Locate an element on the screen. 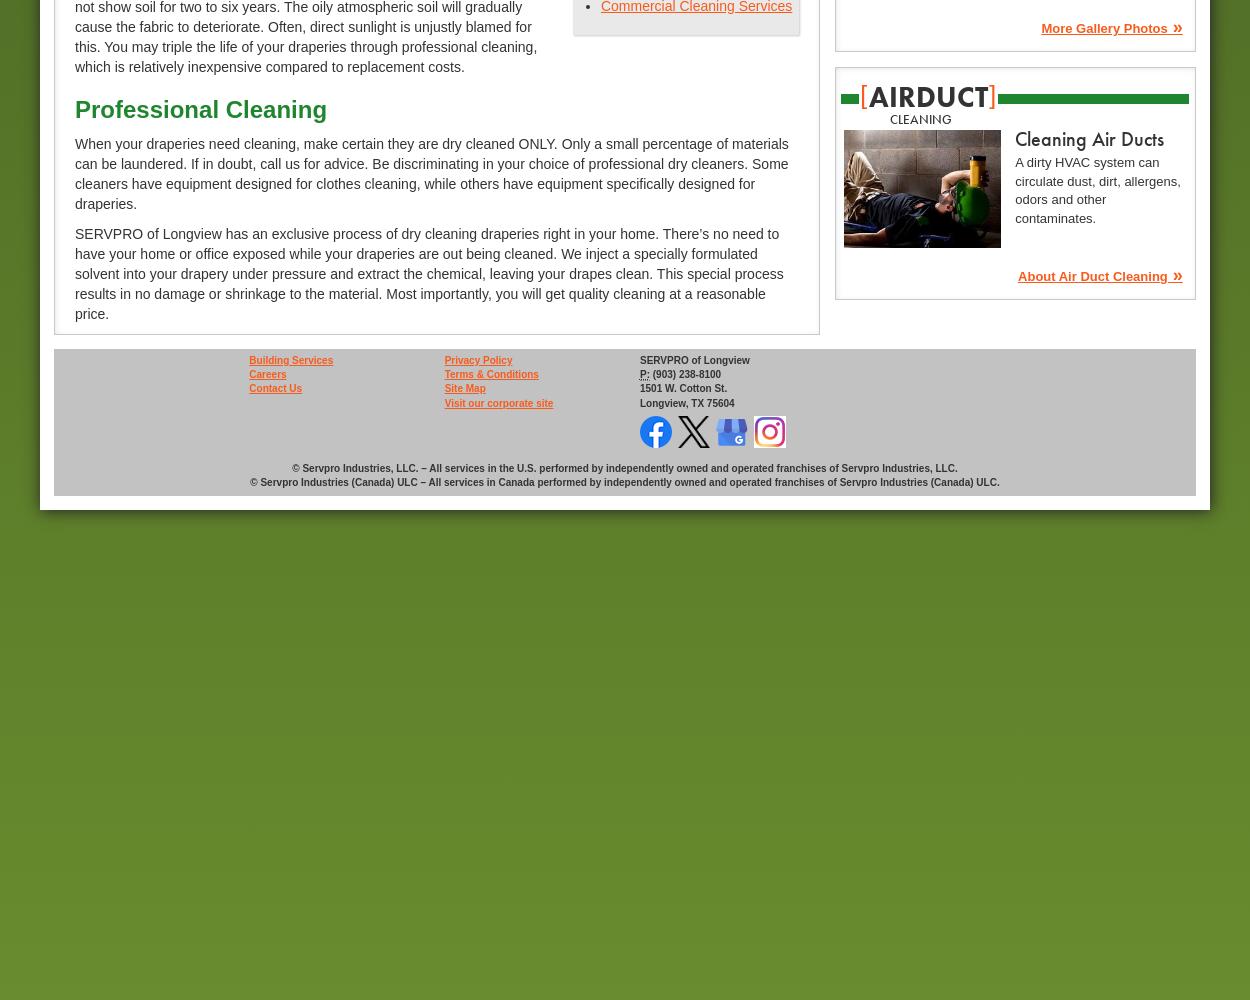 The width and height of the screenshot is (1250, 1000). 'Privacy Policy' is located at coordinates (477, 358).